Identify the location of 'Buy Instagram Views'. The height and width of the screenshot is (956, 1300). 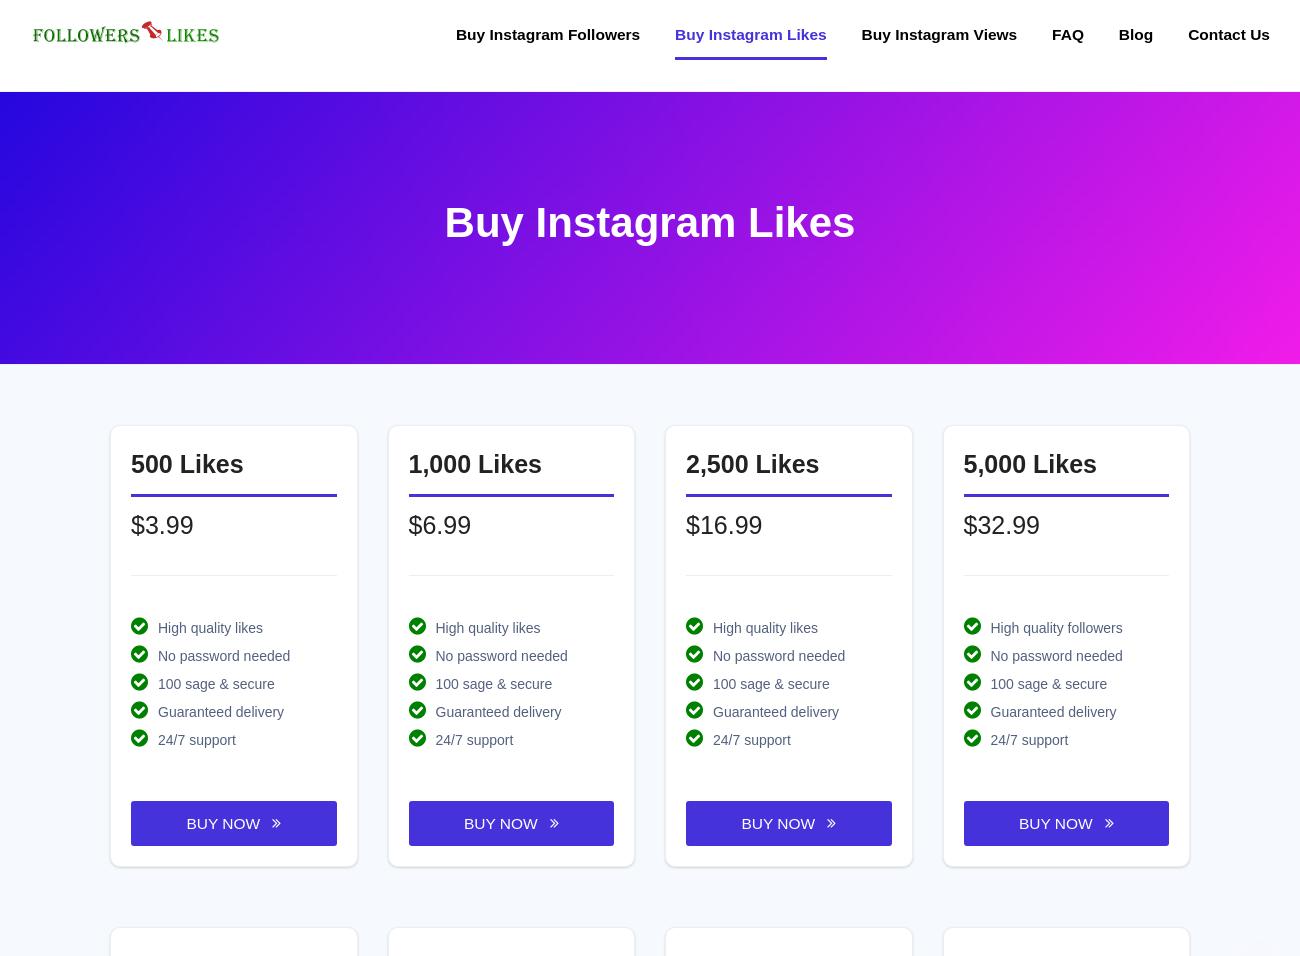
(938, 43).